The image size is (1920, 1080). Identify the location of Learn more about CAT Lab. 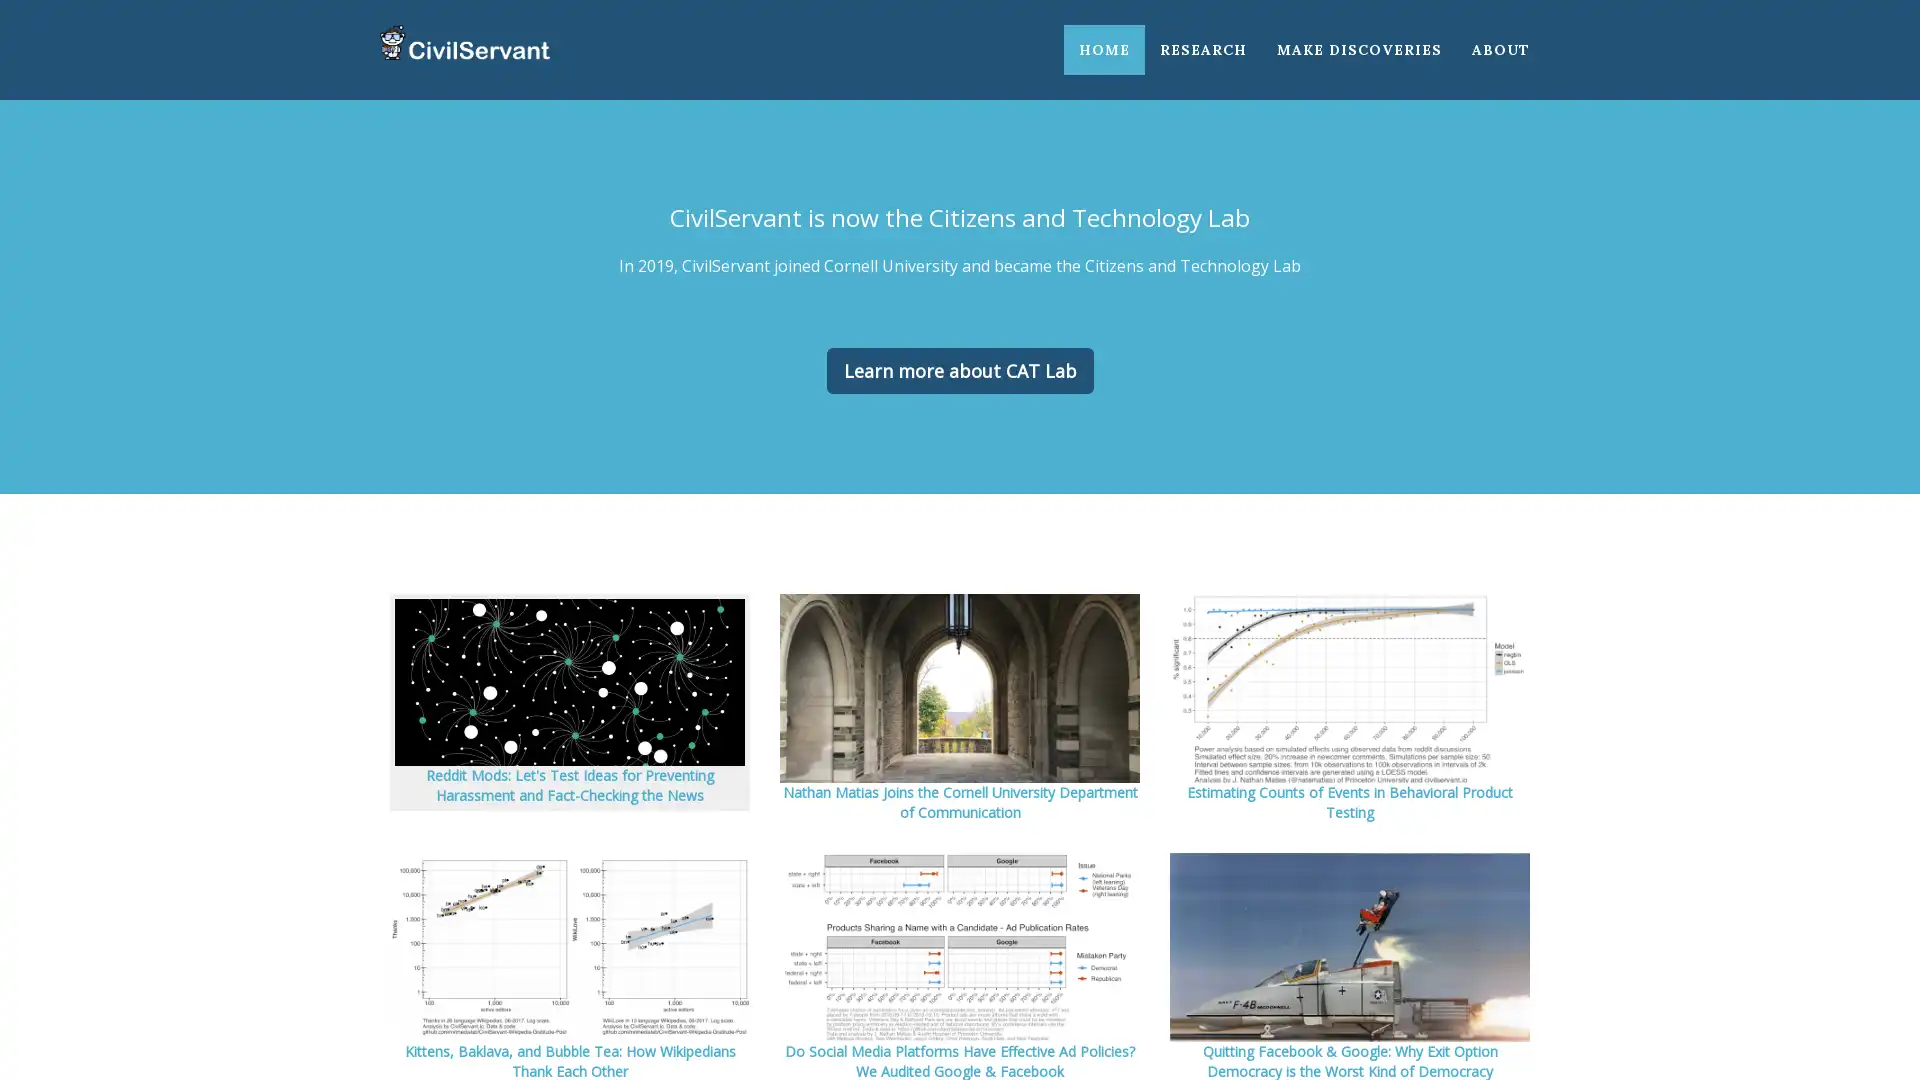
(958, 370).